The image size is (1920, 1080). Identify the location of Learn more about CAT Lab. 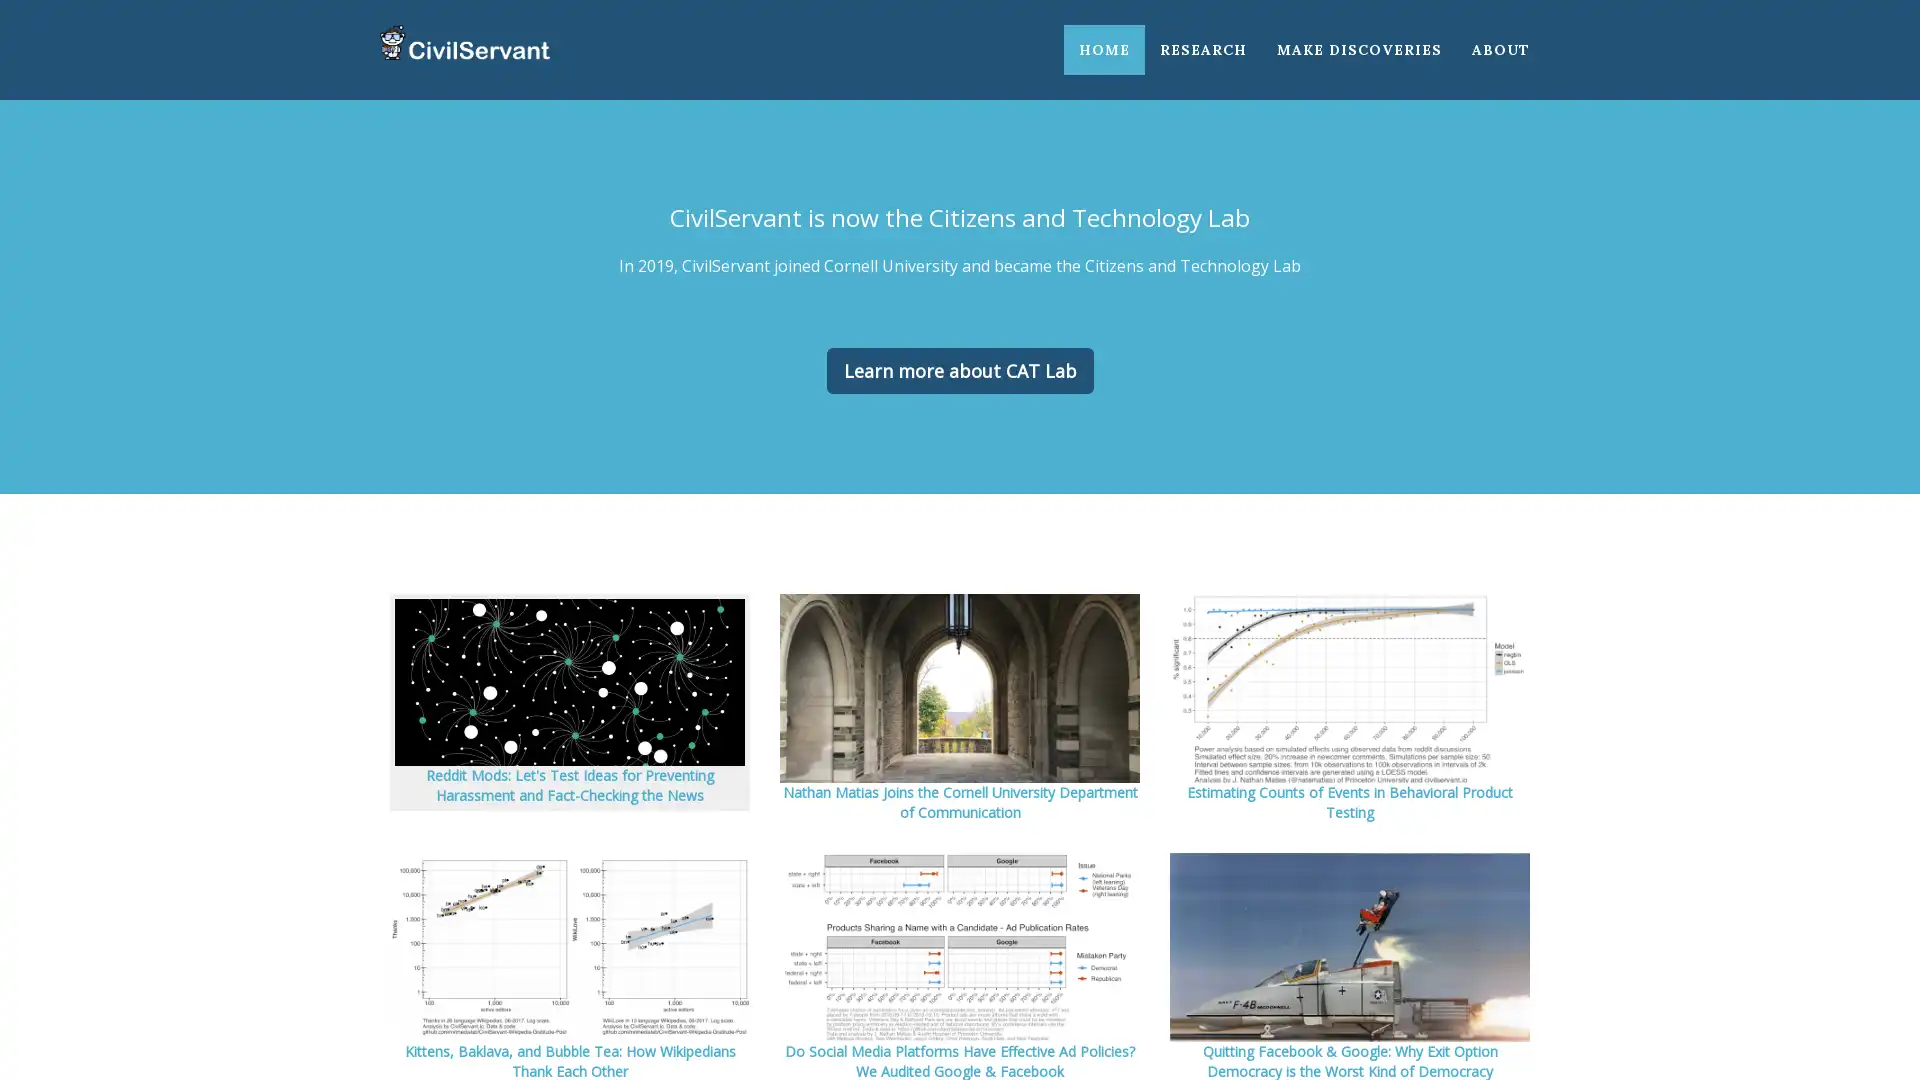
(958, 370).